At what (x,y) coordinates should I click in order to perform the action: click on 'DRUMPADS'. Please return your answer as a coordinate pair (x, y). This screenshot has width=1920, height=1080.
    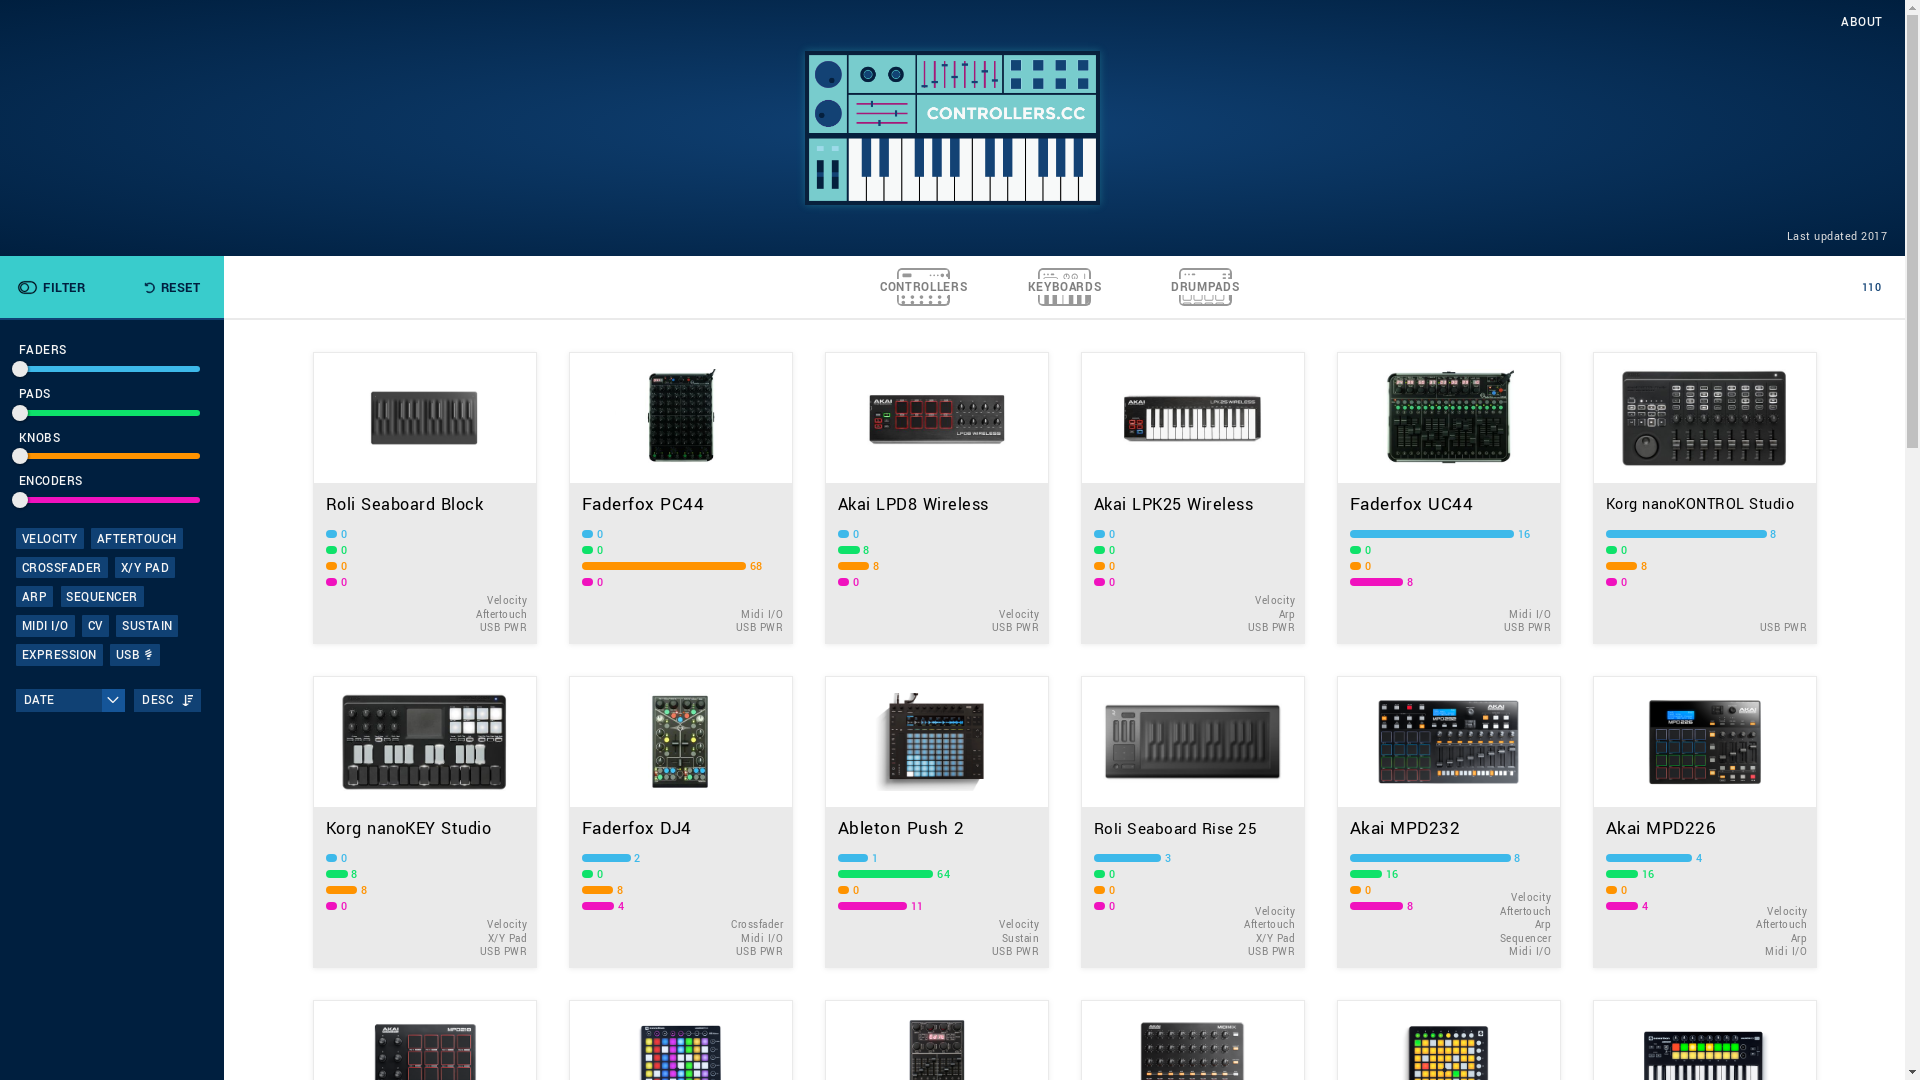
    Looking at the image, I should click on (1204, 286).